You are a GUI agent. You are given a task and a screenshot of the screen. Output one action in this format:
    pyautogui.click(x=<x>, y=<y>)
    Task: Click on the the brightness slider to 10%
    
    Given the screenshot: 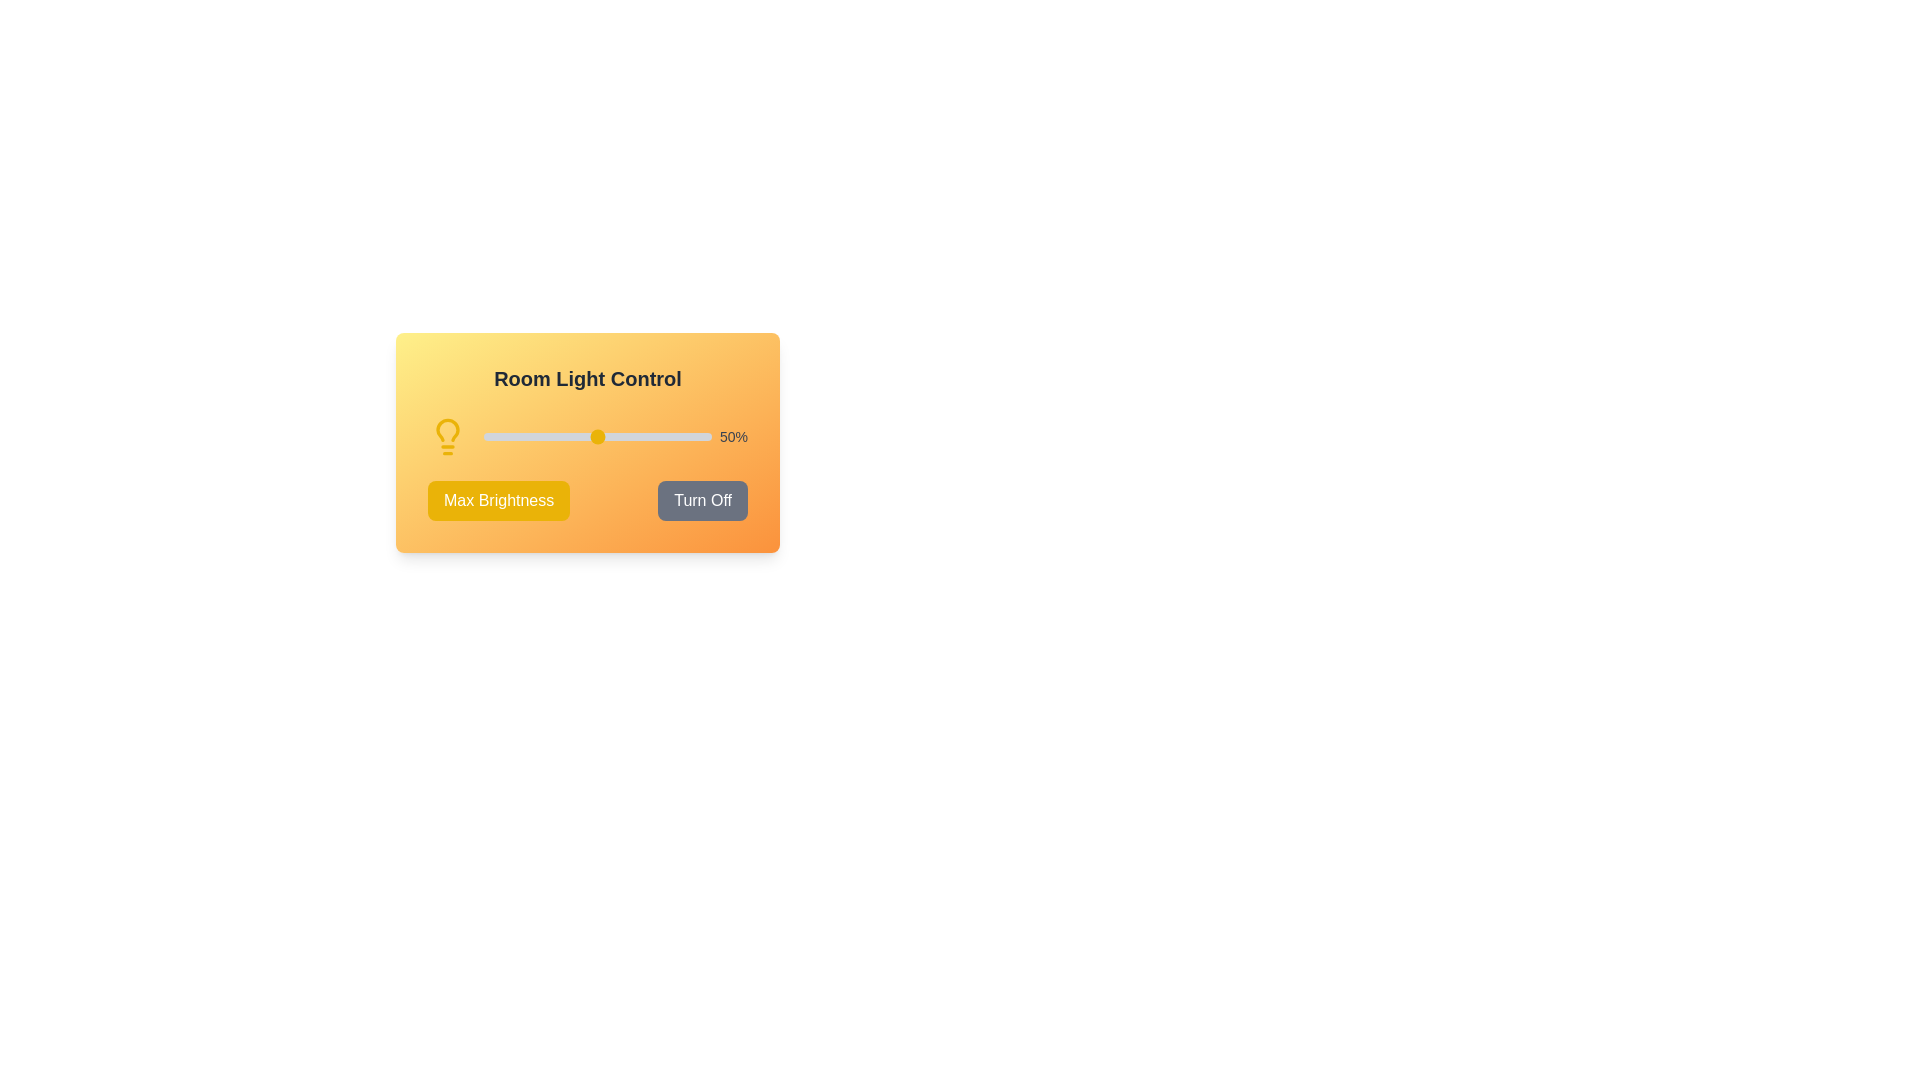 What is the action you would take?
    pyautogui.click(x=506, y=435)
    